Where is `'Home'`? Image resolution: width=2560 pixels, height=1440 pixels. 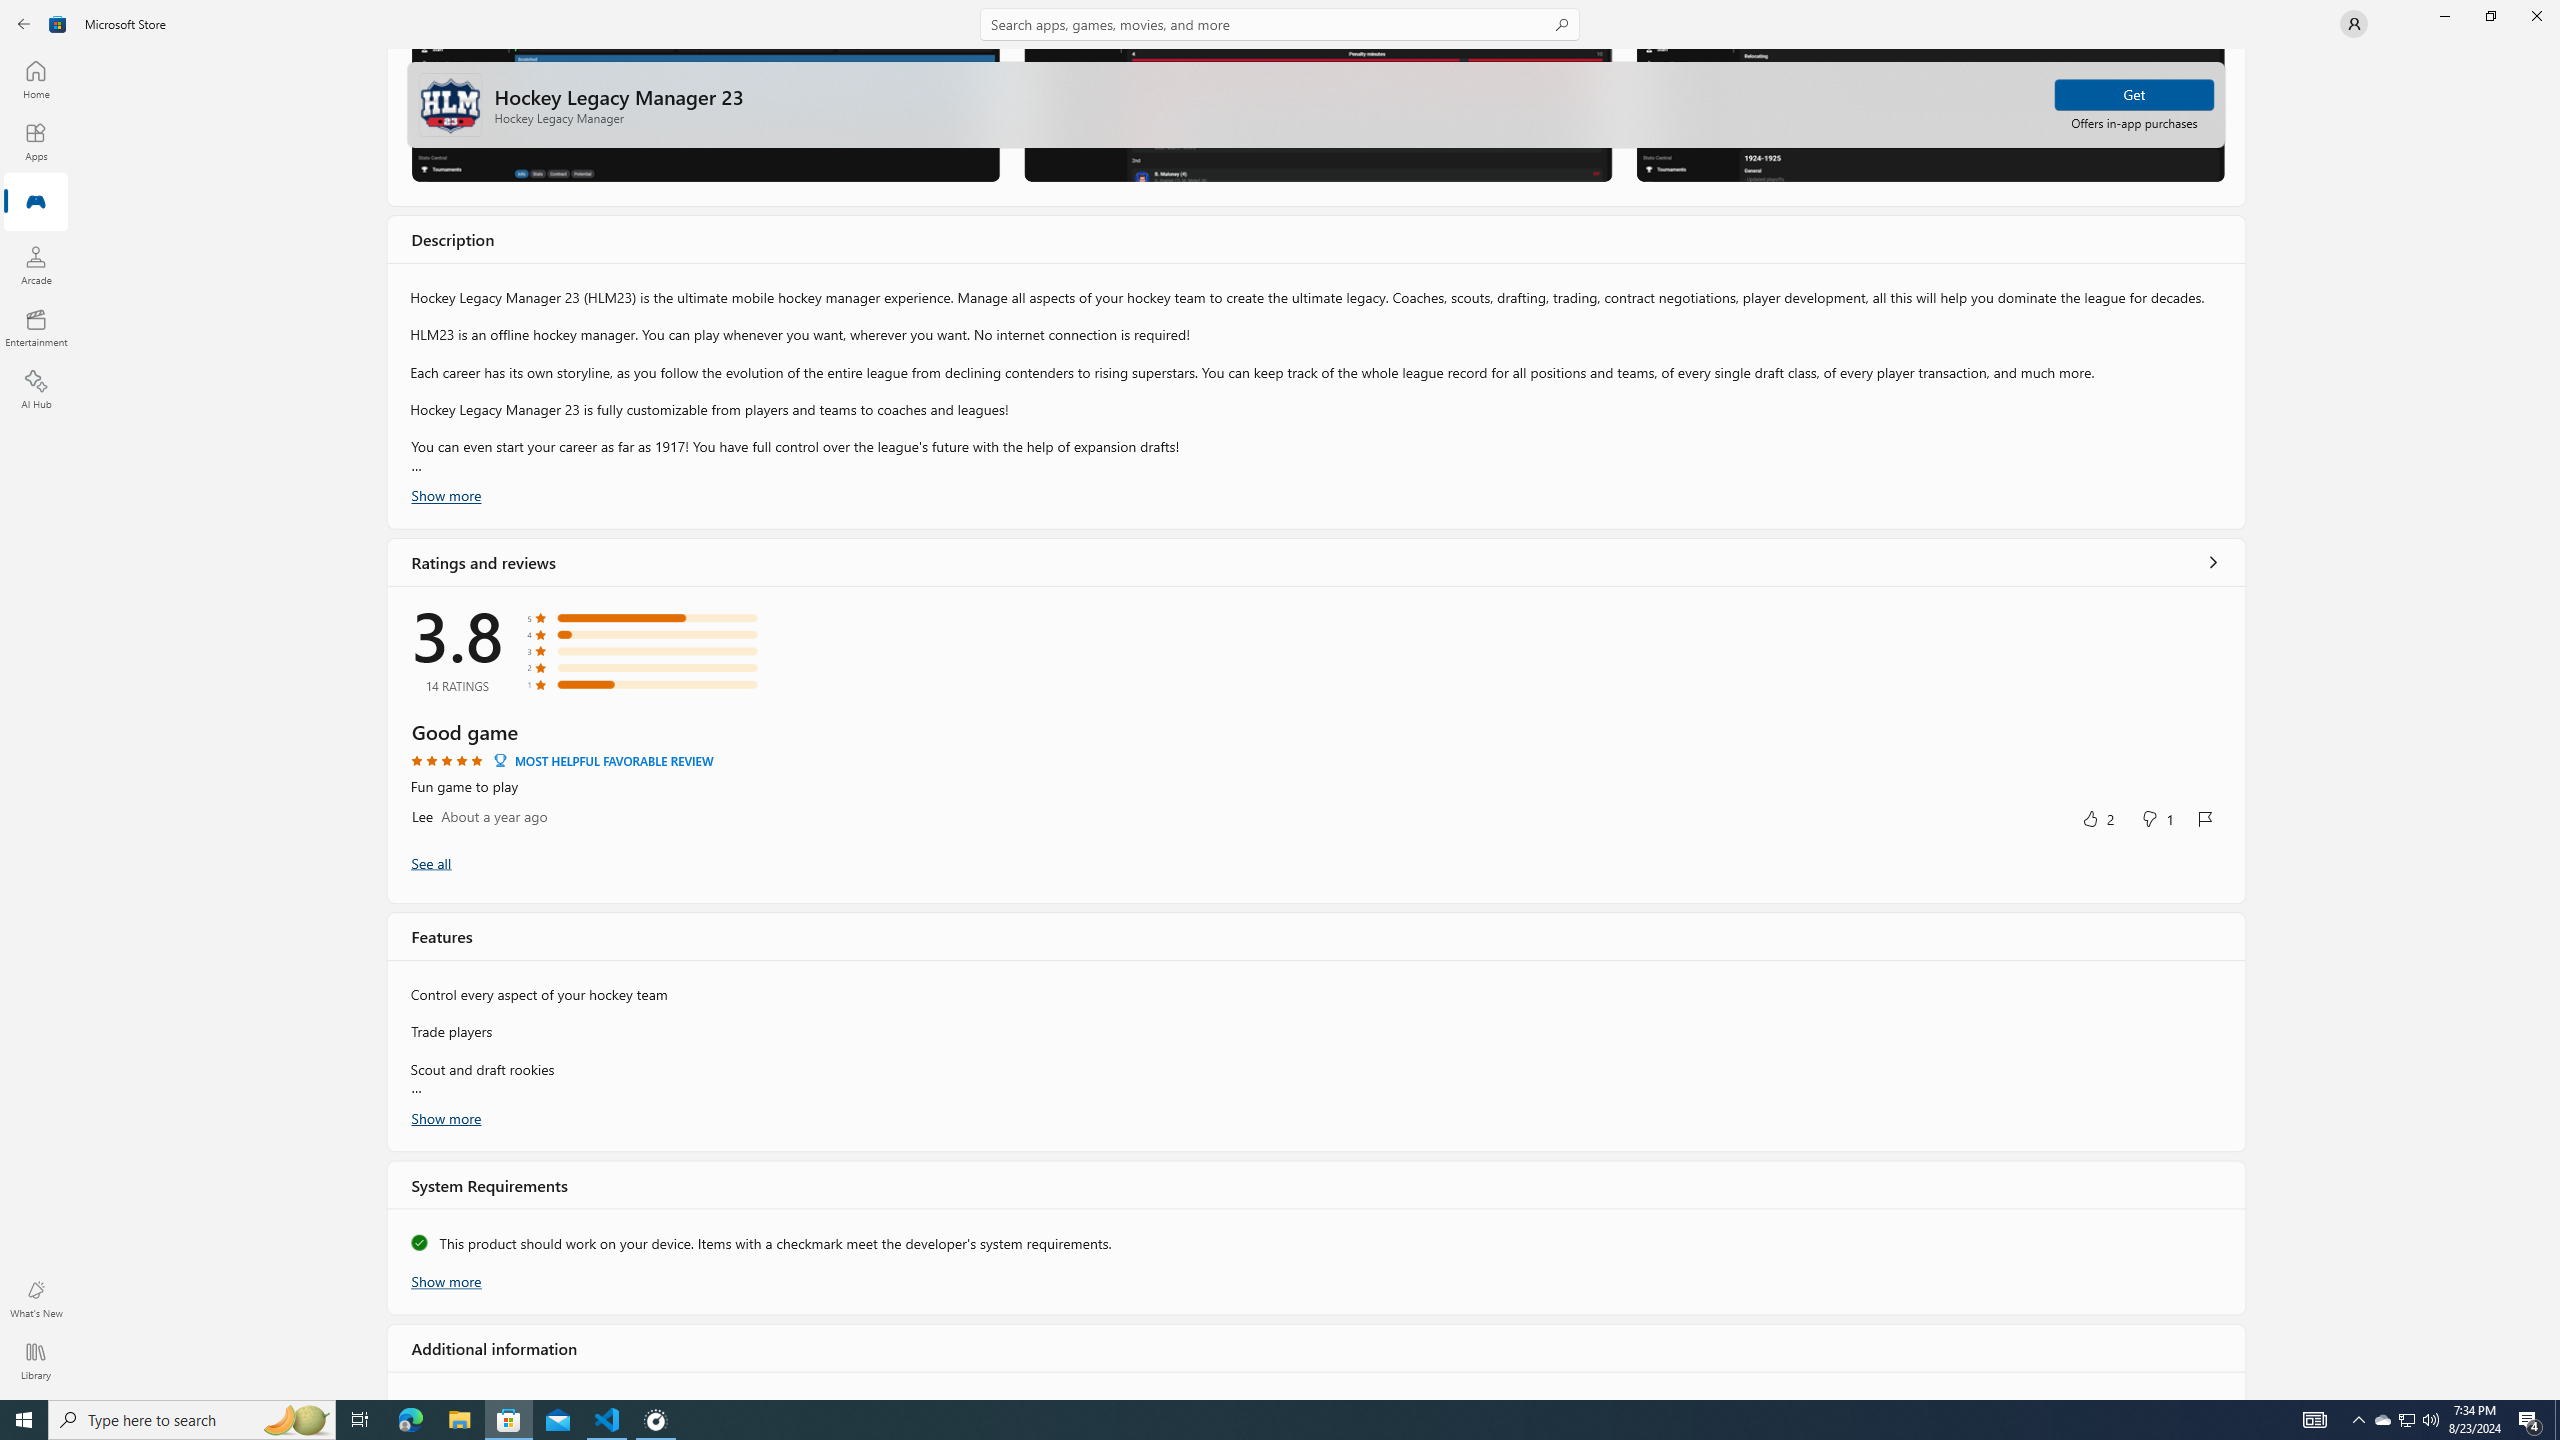
'Home' is located at coordinates (34, 78).